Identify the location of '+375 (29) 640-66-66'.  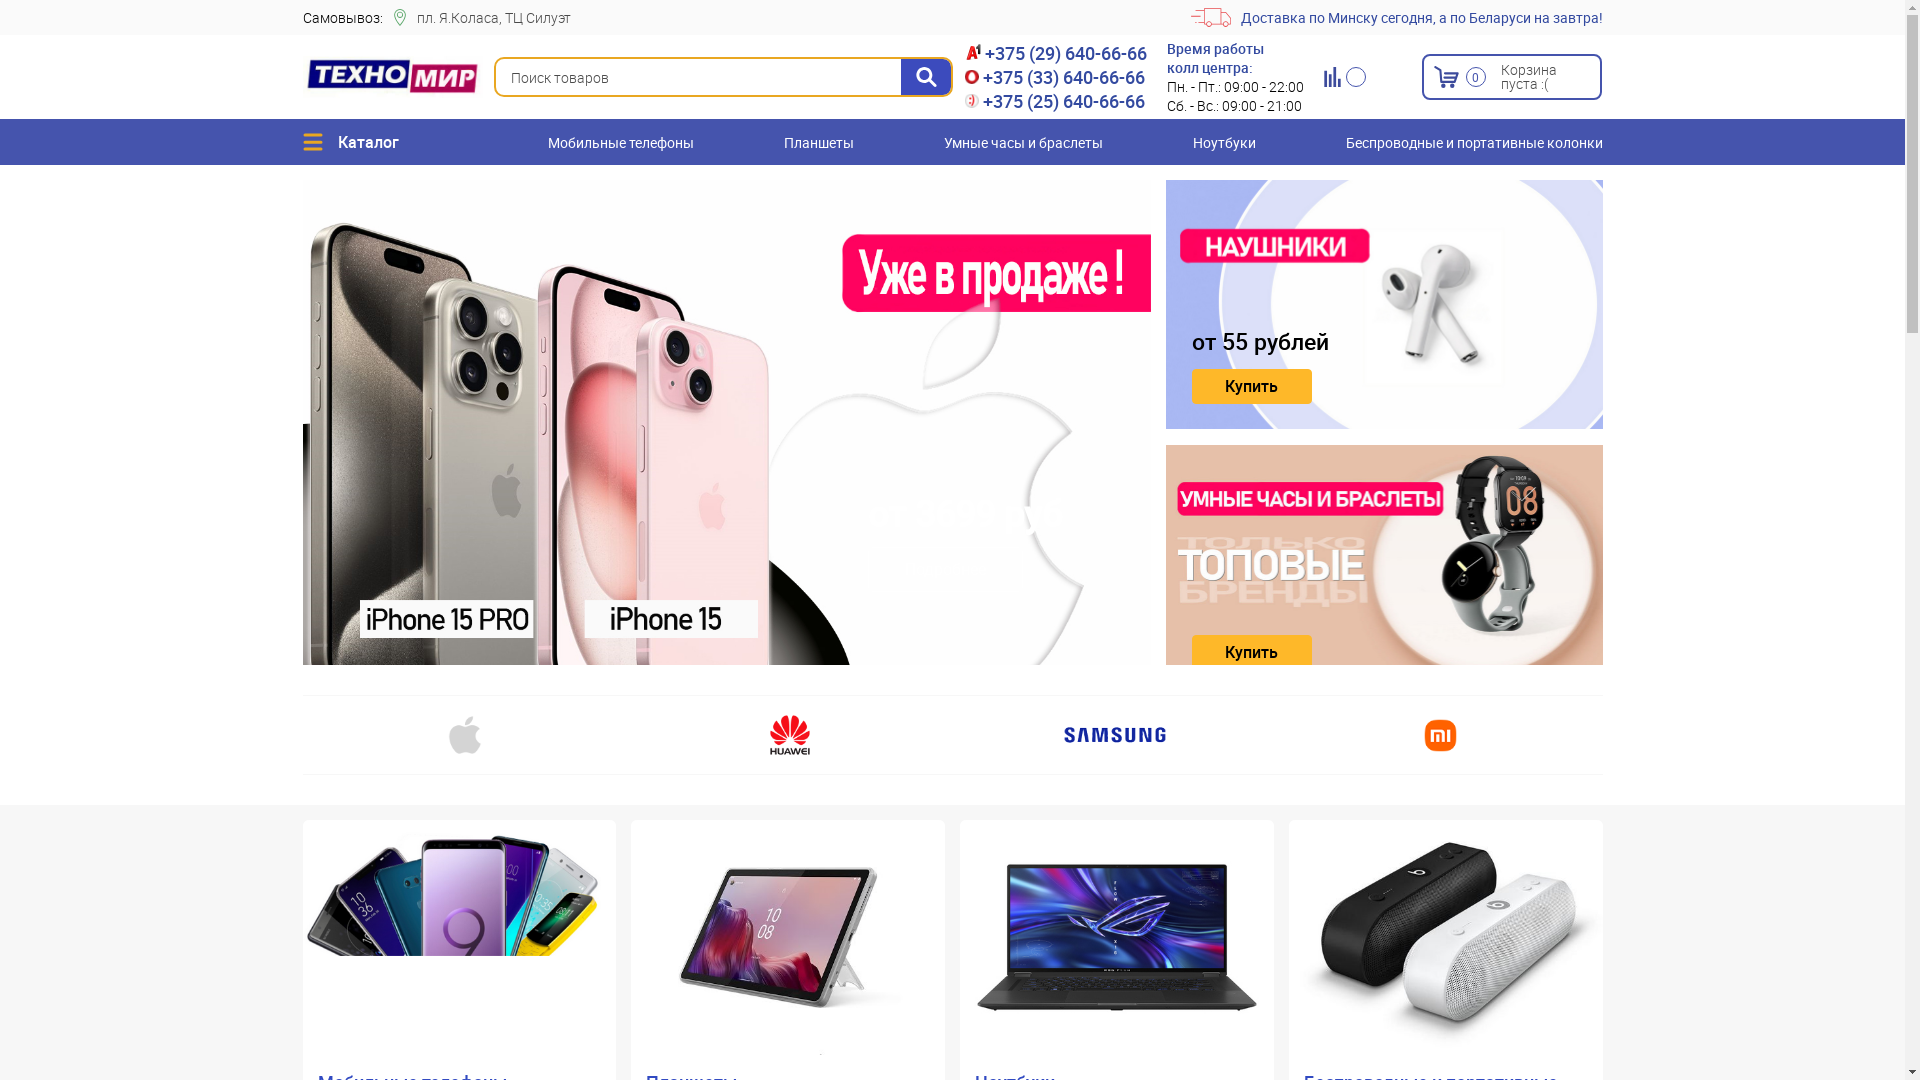
(1055, 52).